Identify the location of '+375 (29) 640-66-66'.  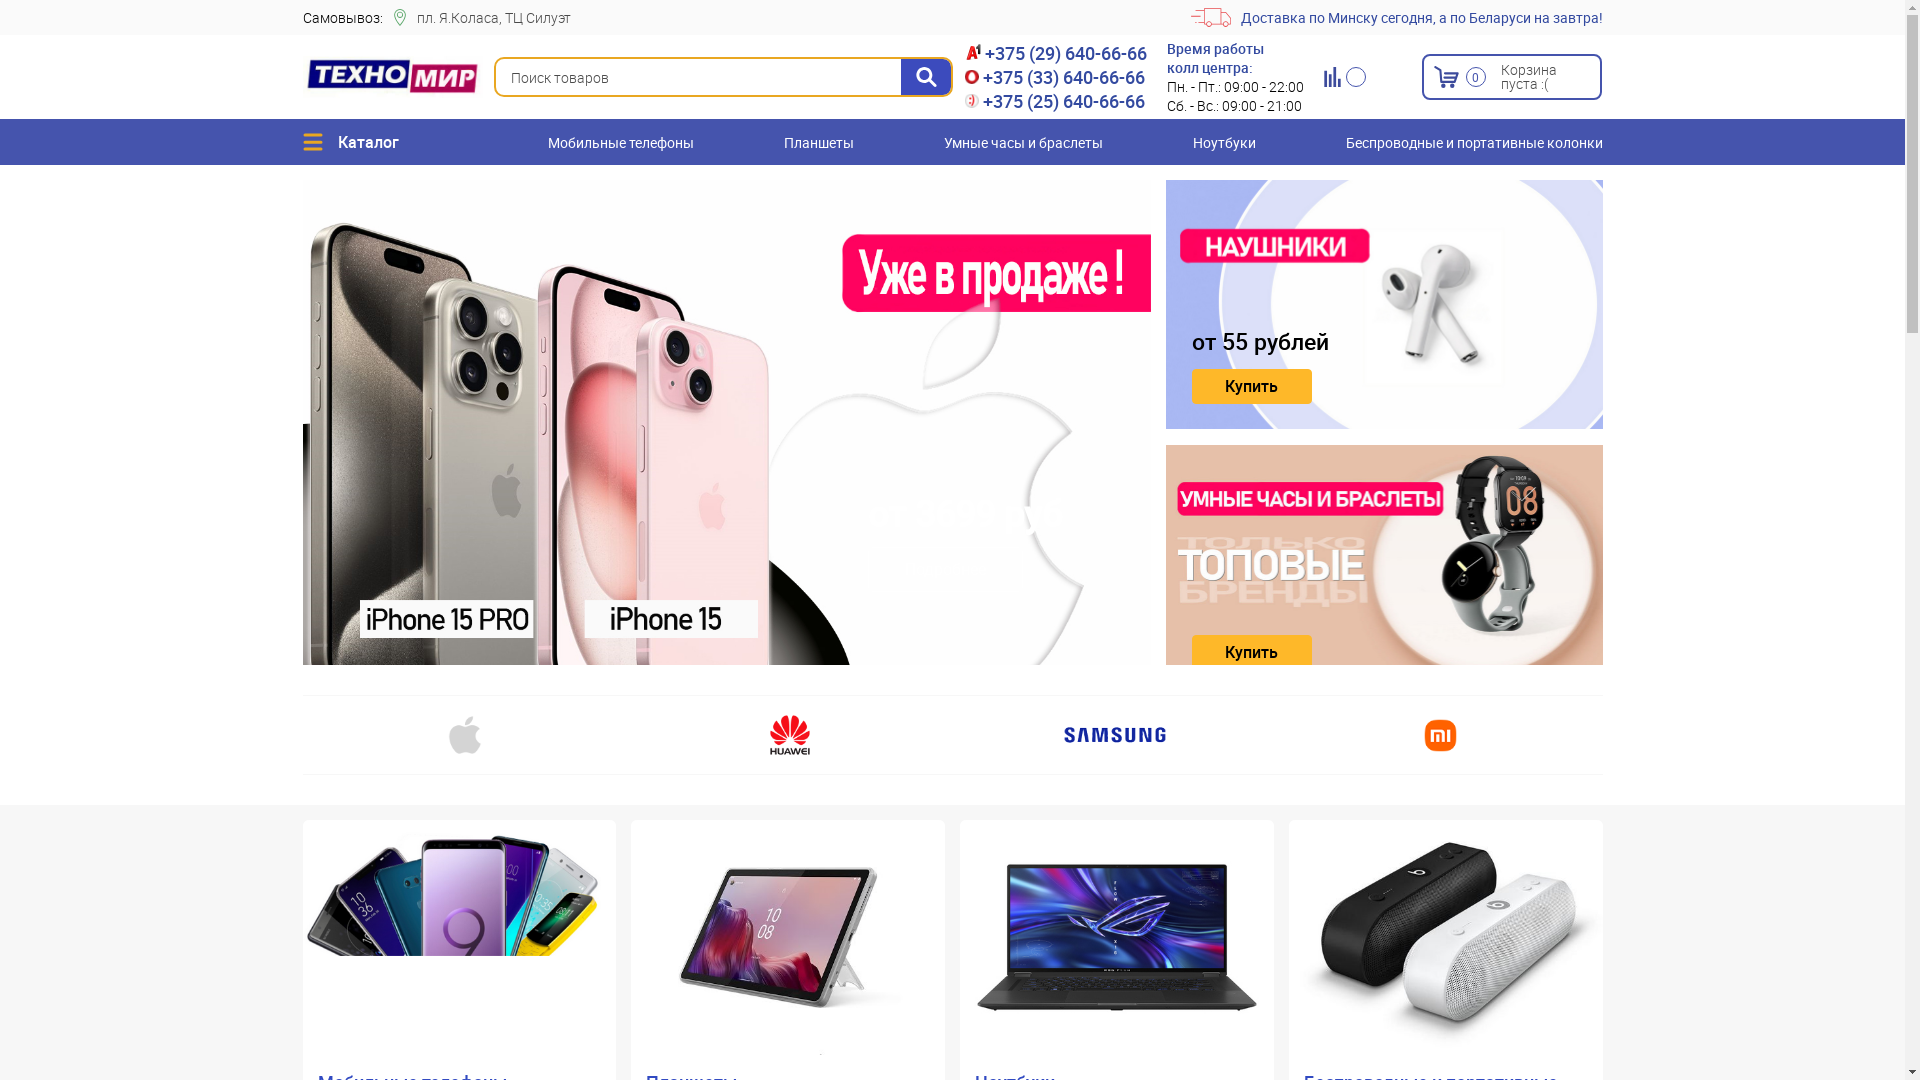
(1055, 52).